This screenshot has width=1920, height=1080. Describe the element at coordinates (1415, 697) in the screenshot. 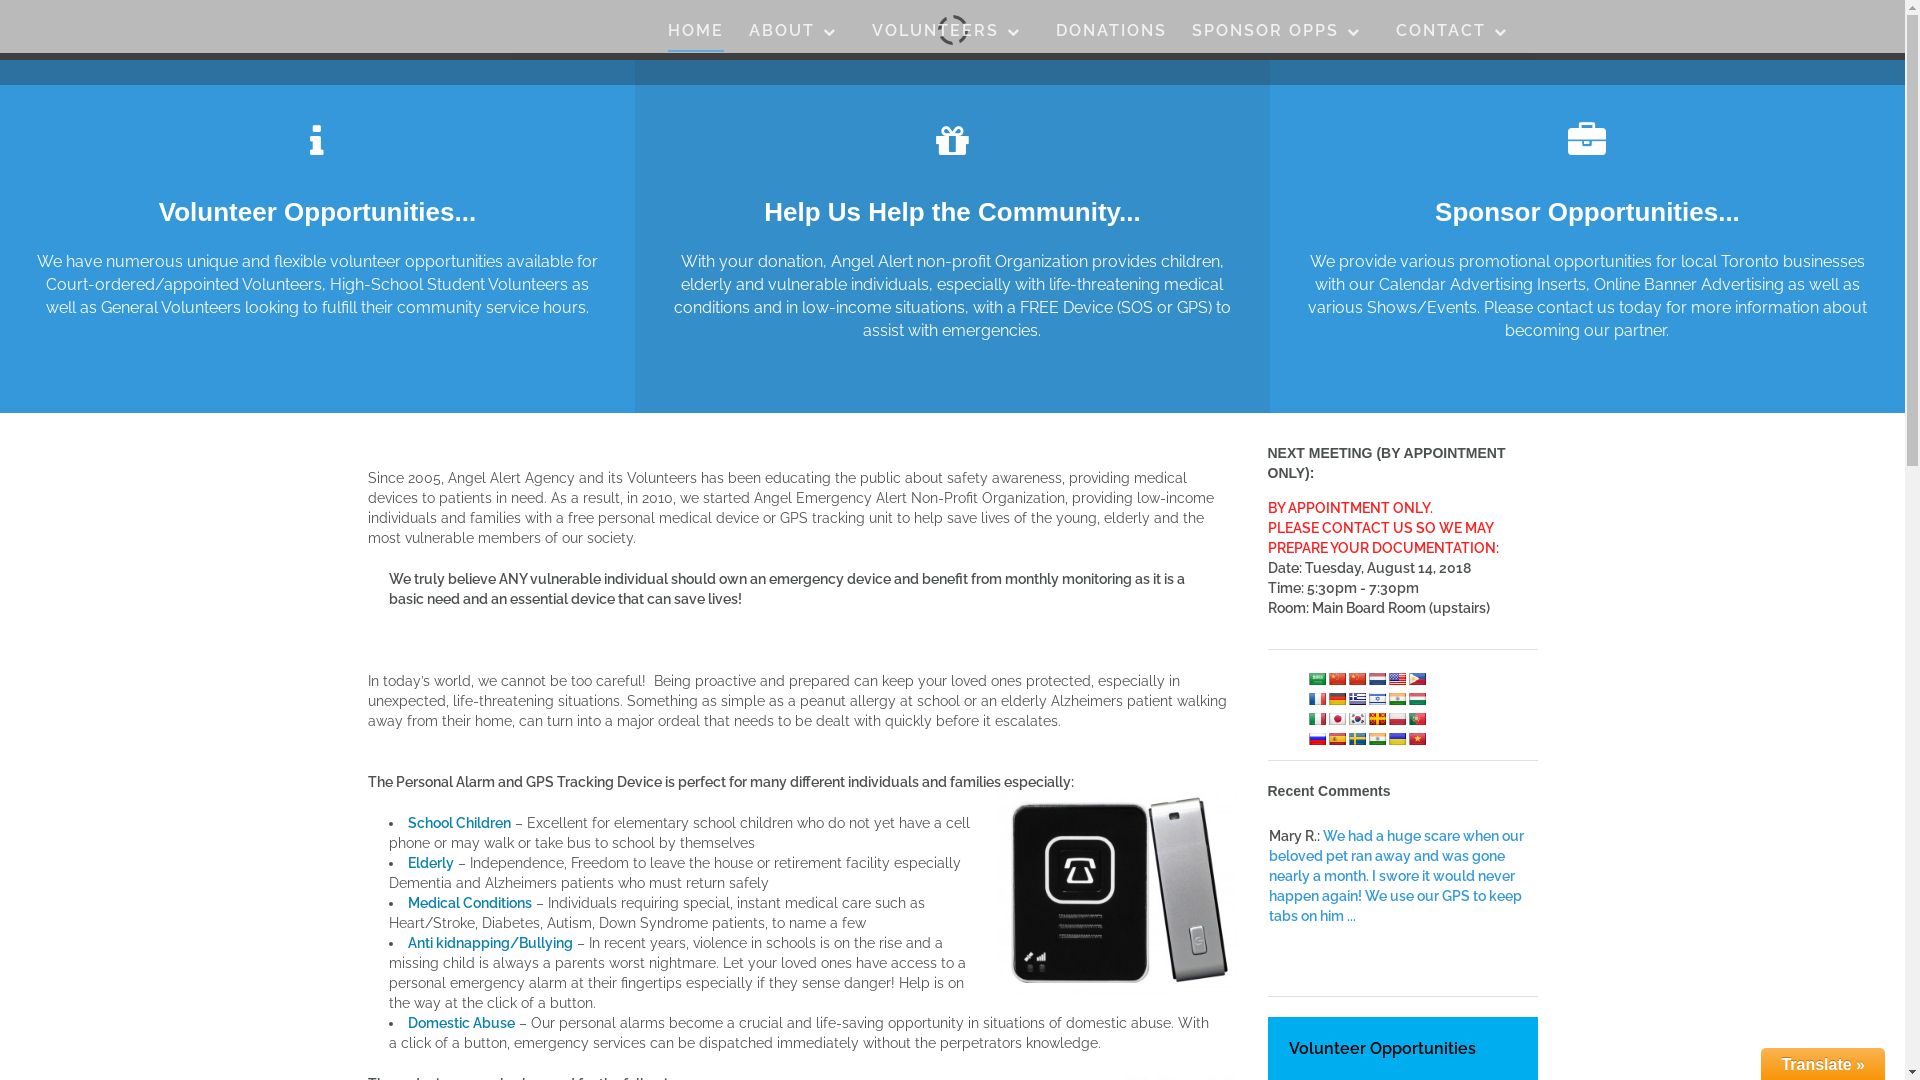

I see `'Hungarian'` at that location.